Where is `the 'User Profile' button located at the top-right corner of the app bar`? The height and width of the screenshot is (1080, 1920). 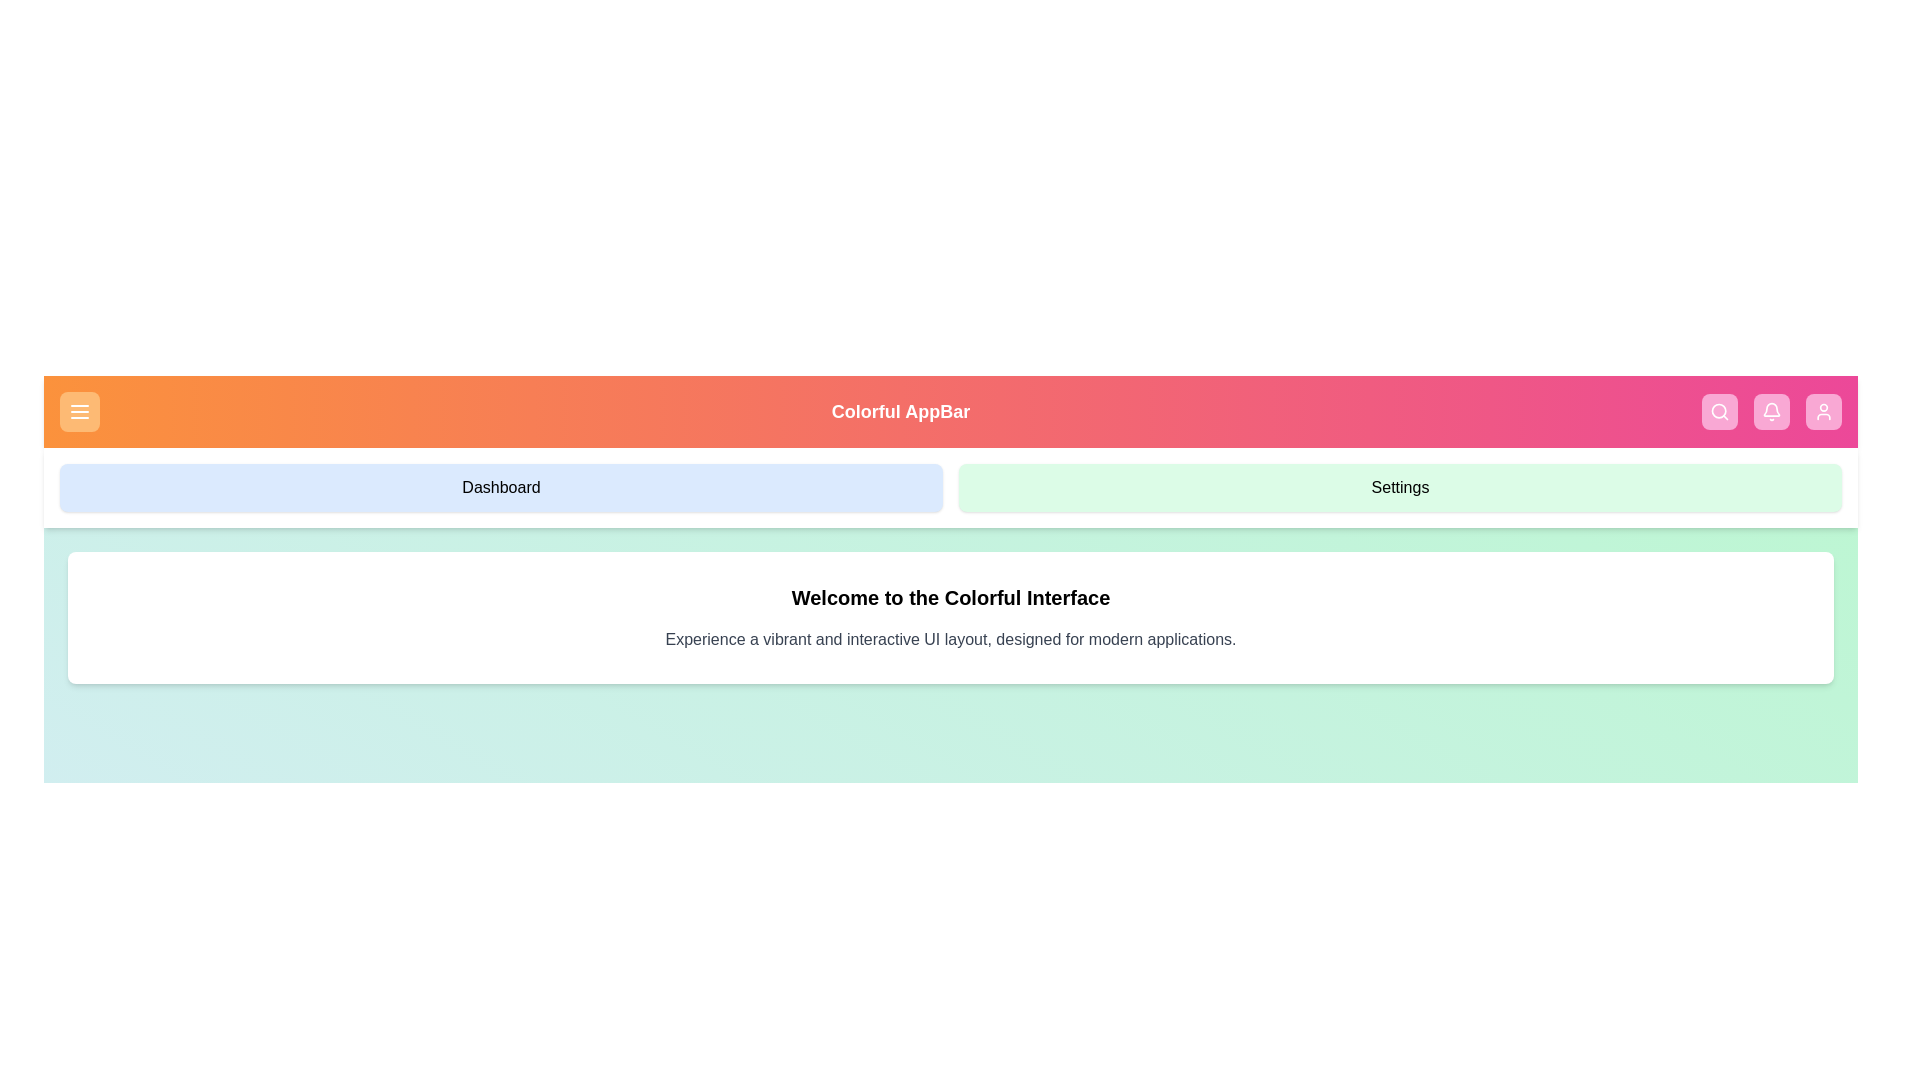 the 'User Profile' button located at the top-right corner of the app bar is located at coordinates (1824, 411).